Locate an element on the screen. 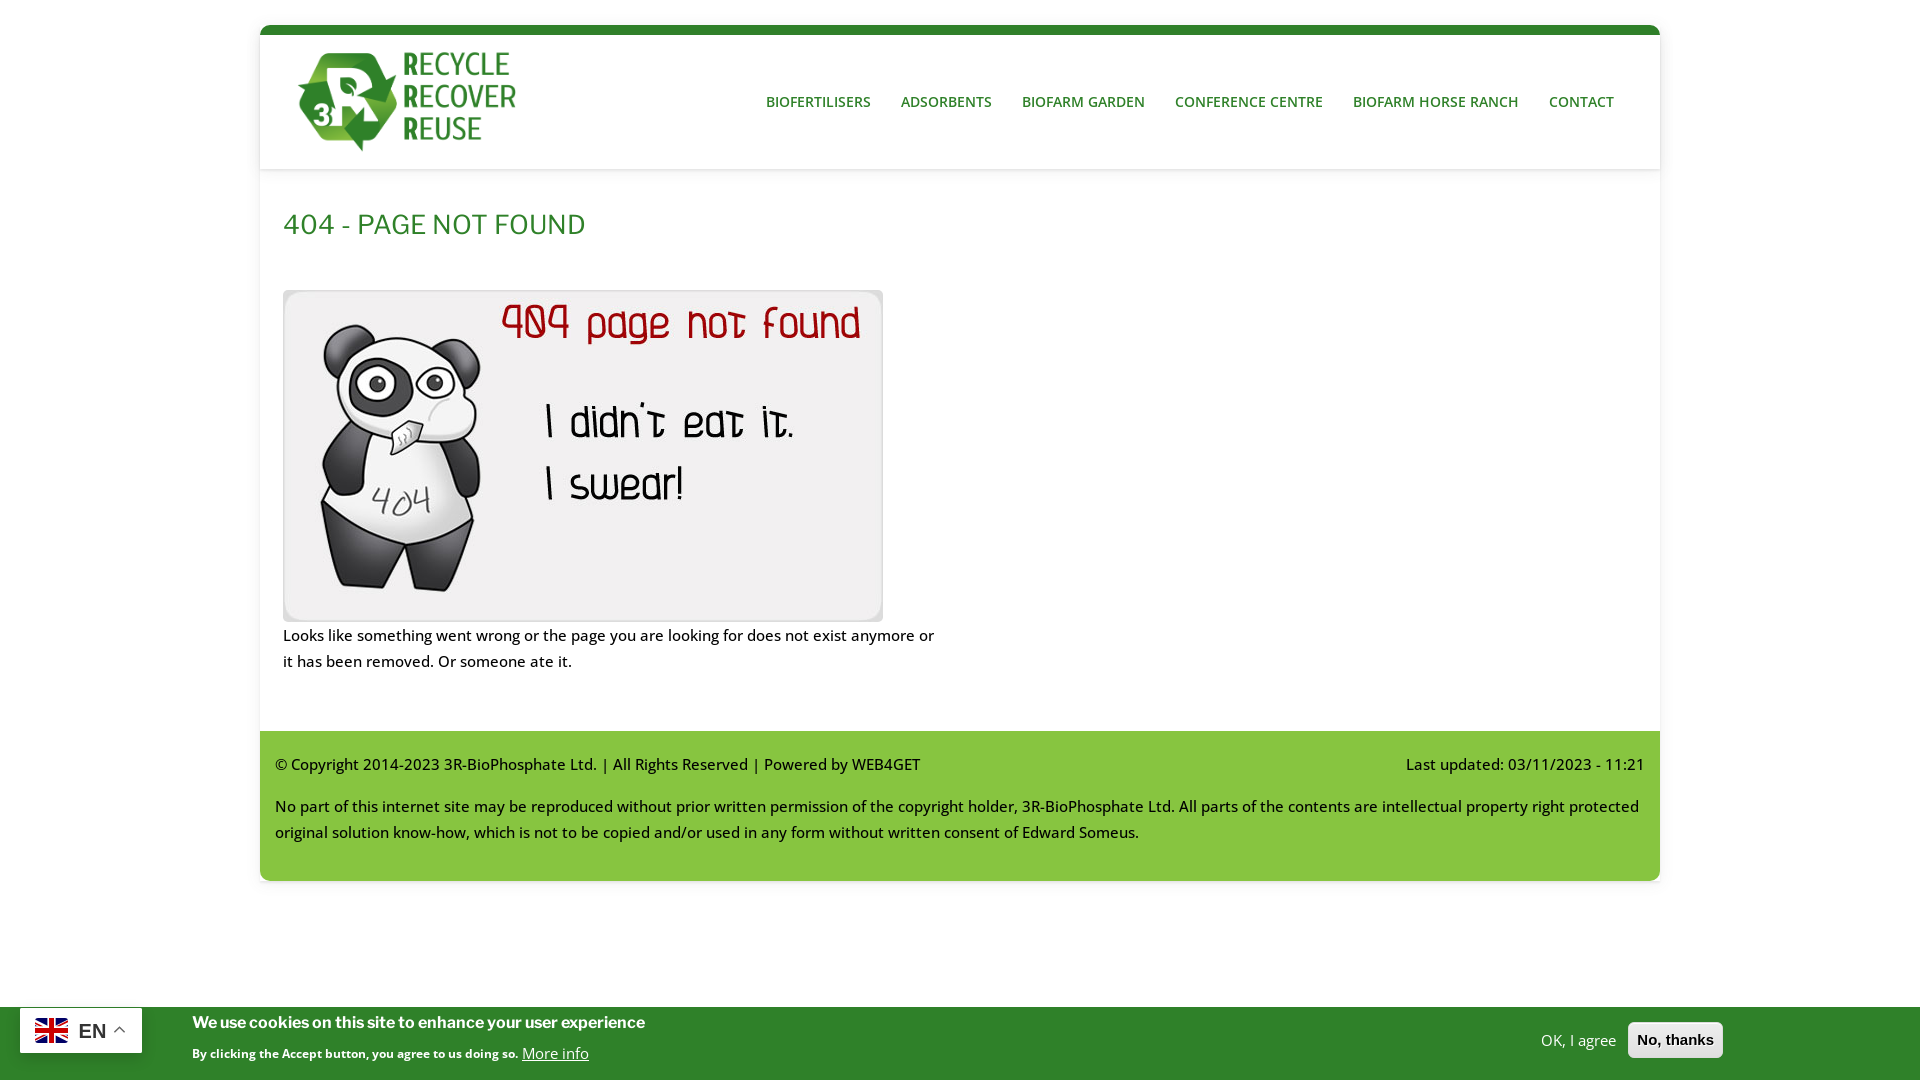 The width and height of the screenshot is (1920, 1080). 'More info' is located at coordinates (555, 1051).